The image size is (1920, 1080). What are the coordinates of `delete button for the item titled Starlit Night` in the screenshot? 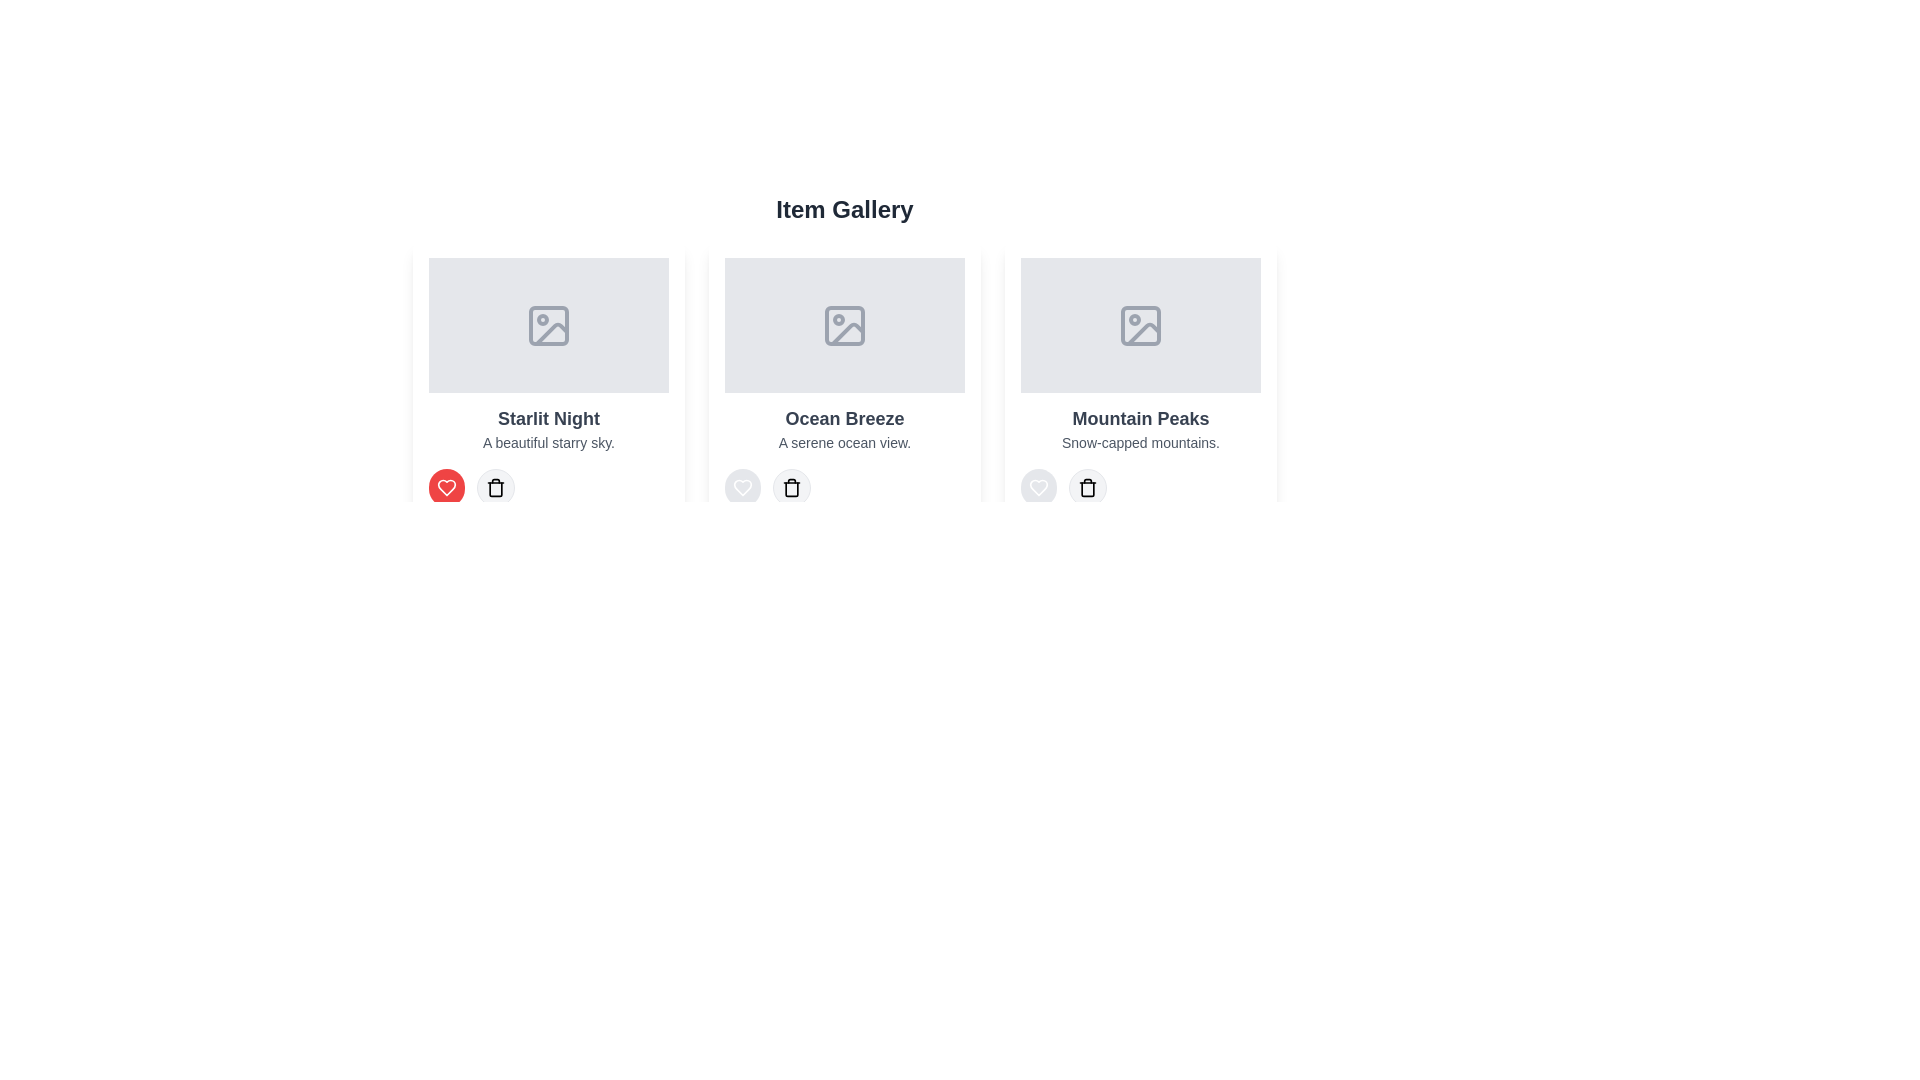 It's located at (495, 488).